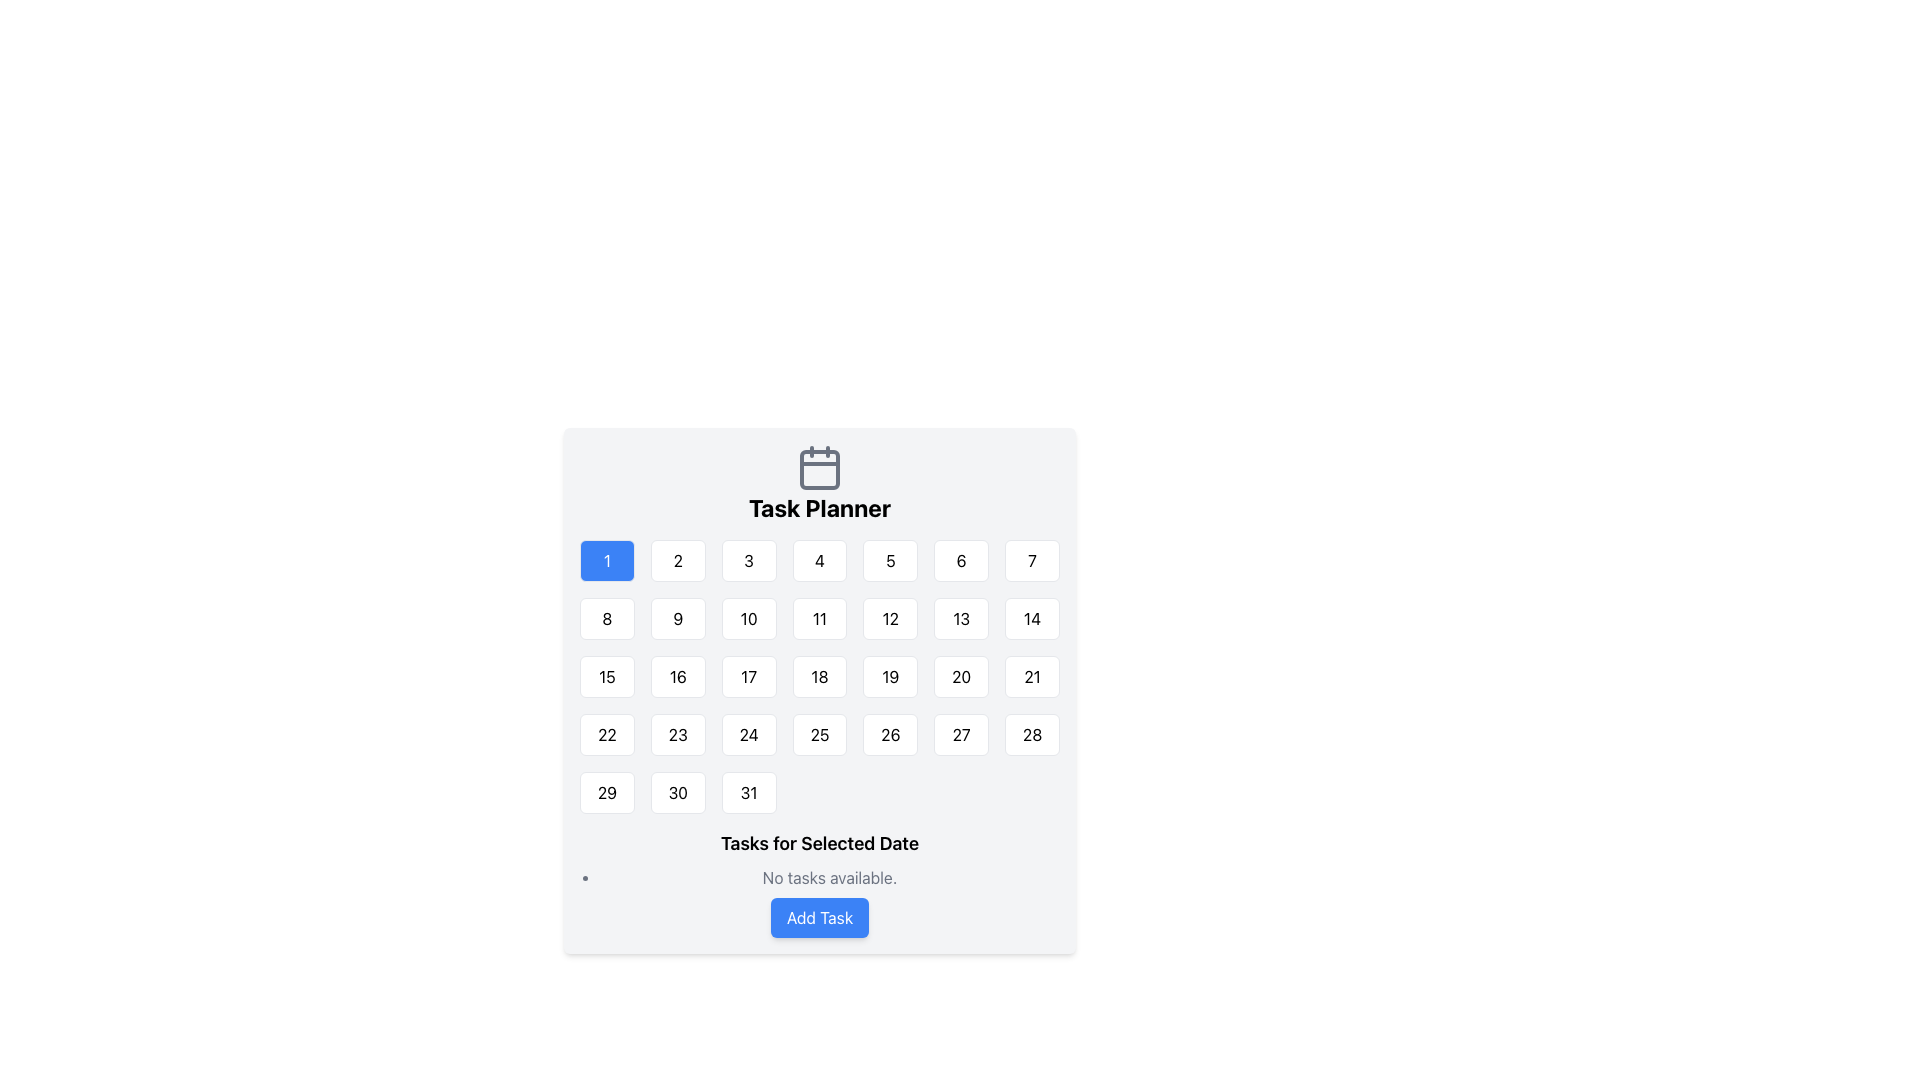 The height and width of the screenshot is (1080, 1920). Describe the element at coordinates (606, 735) in the screenshot. I see `the button labeled '22' in the calendar grid of the task planner` at that location.